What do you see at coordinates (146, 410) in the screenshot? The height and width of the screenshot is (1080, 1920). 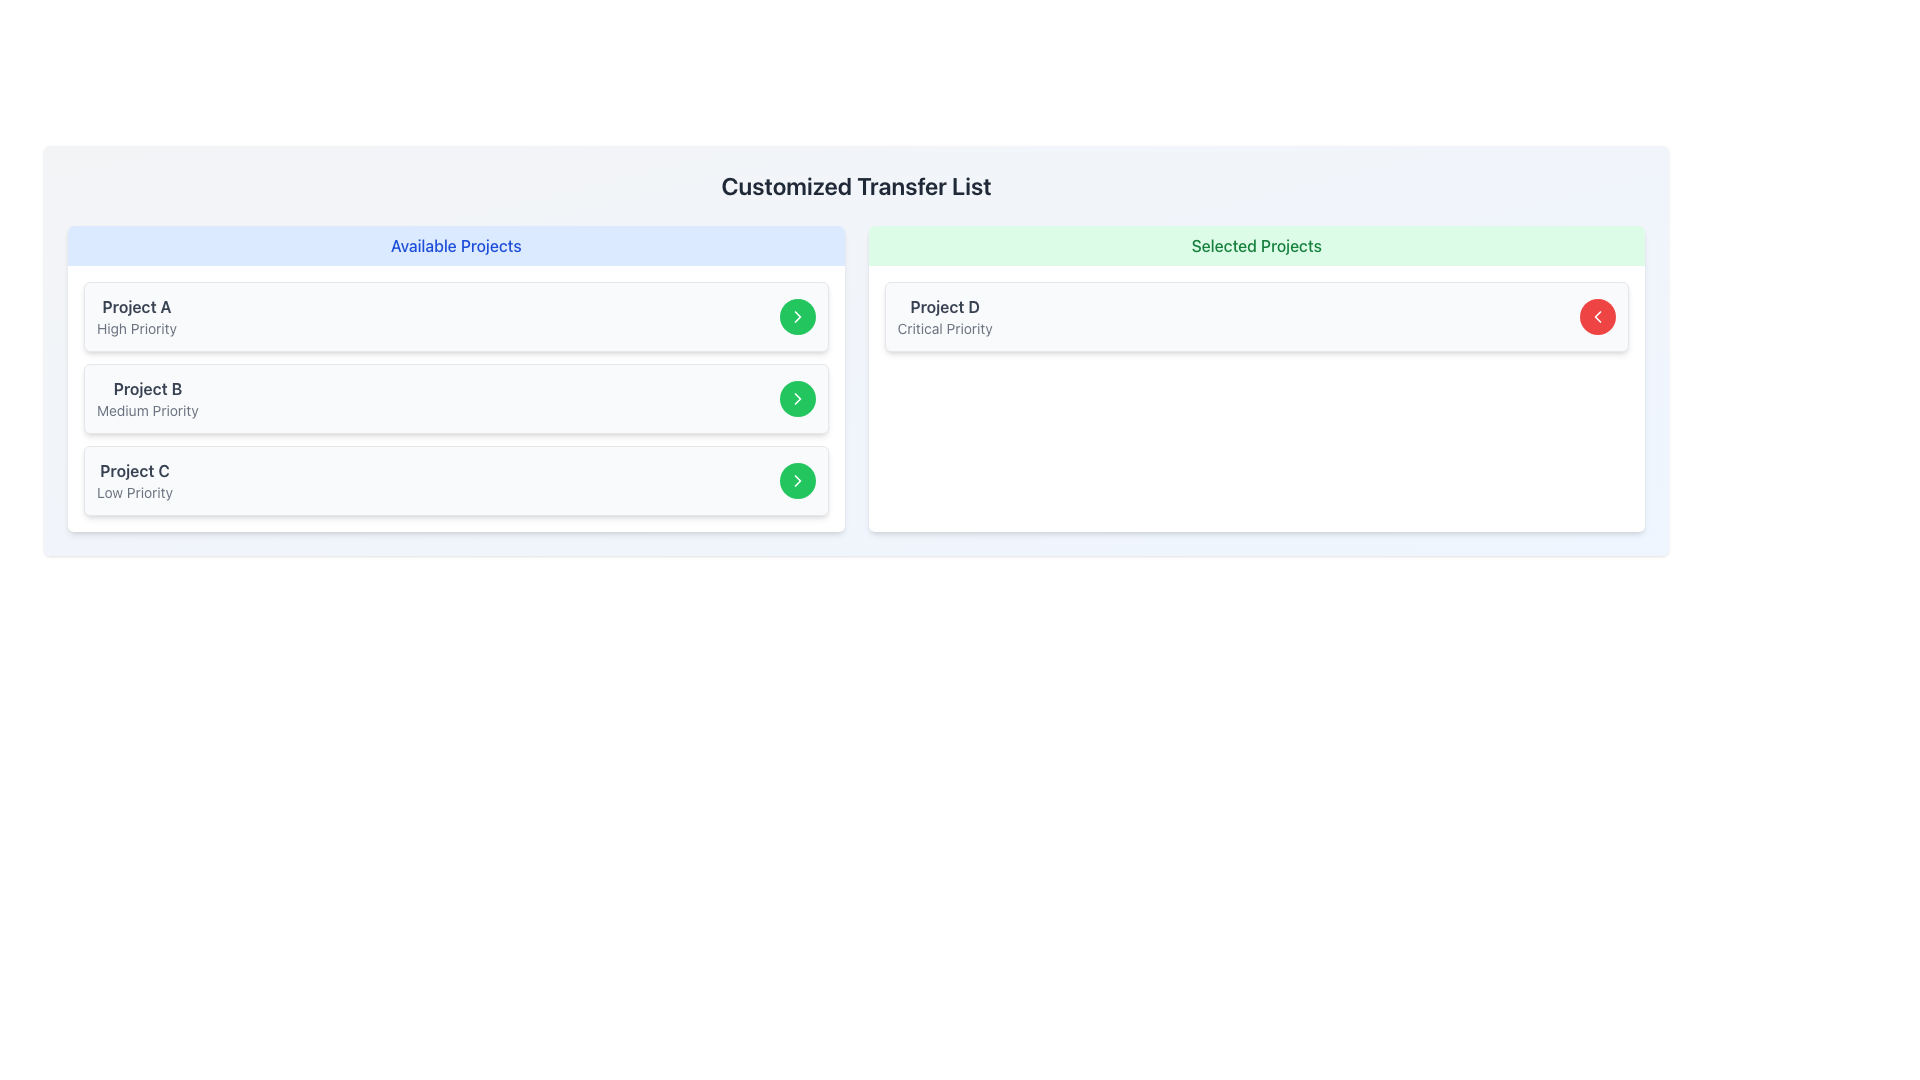 I see `the 'Medium Priority' text label located beneath the 'Project B' label in the 'Available Projects' section` at bounding box center [146, 410].